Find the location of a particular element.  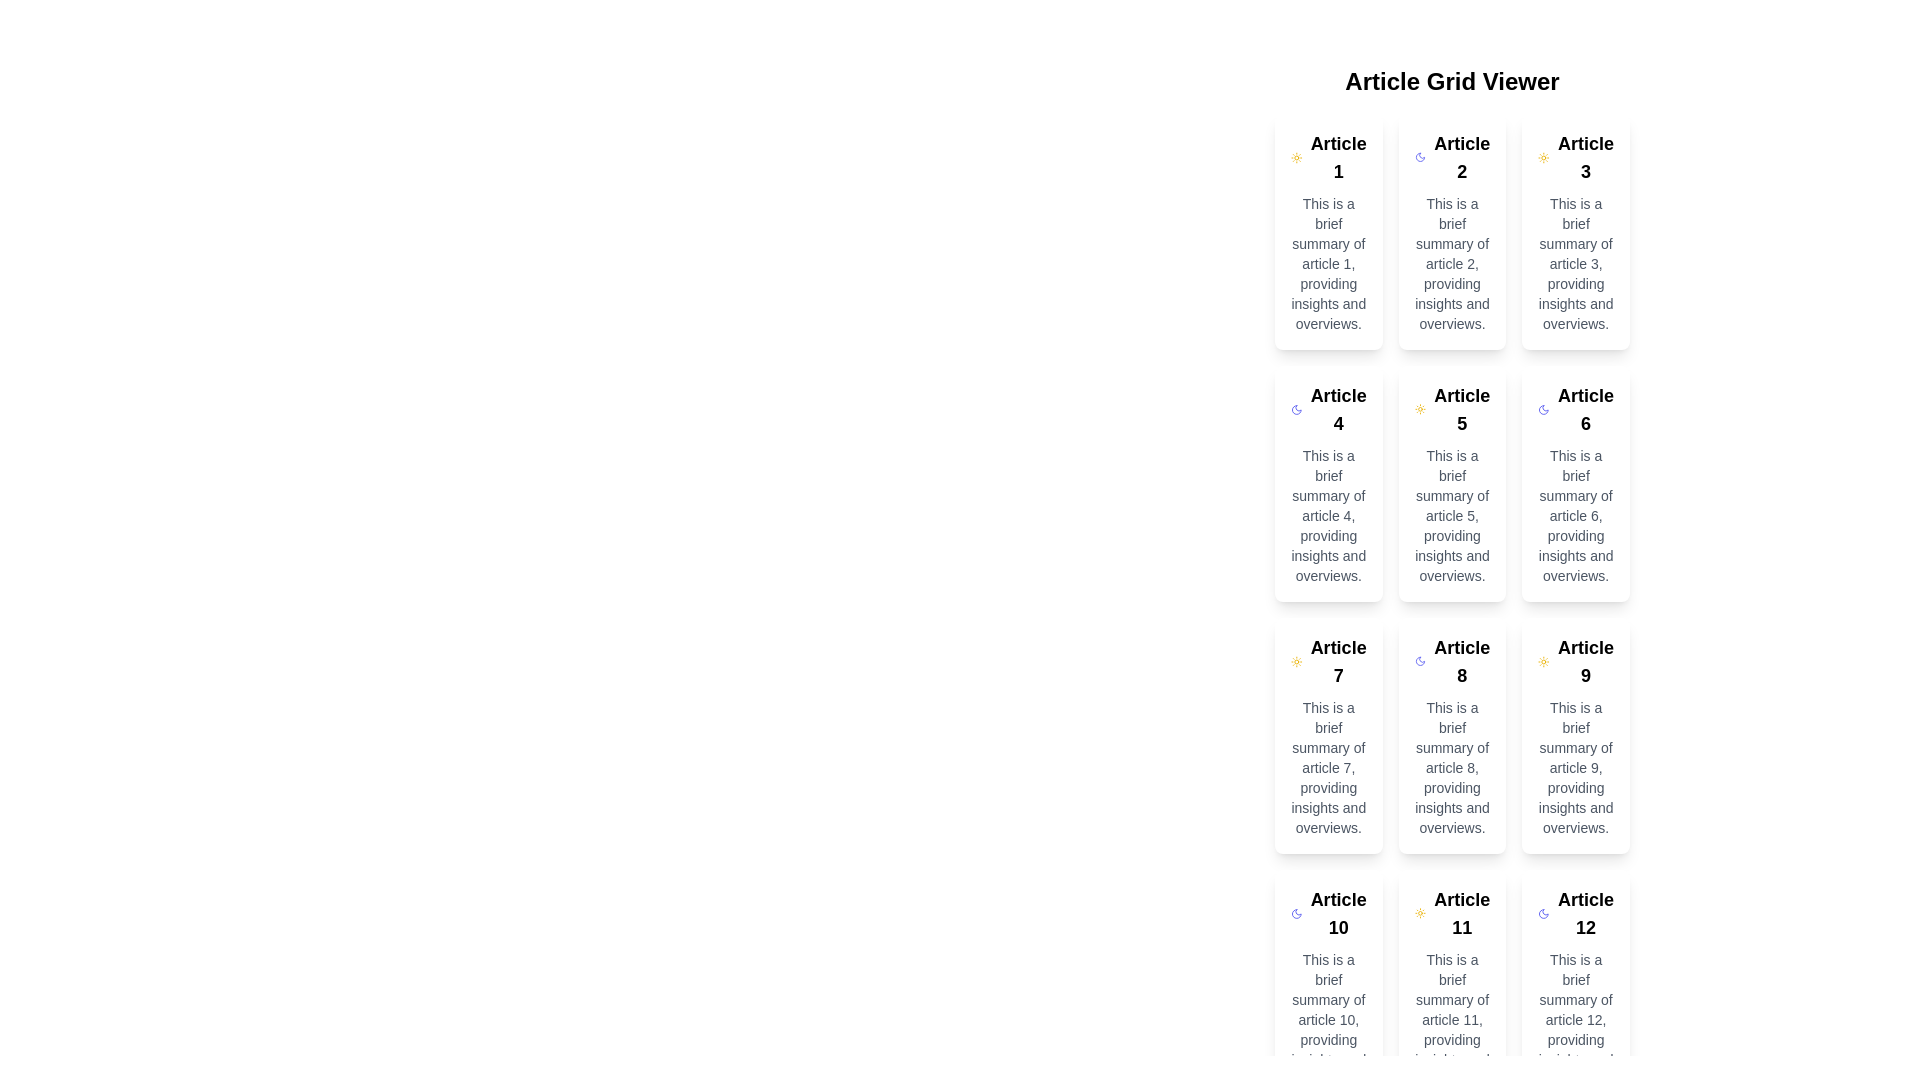

text of the Text Header displaying 'Article 1', which is styled in bold font and located in the first cell of the article grid is located at coordinates (1338, 157).